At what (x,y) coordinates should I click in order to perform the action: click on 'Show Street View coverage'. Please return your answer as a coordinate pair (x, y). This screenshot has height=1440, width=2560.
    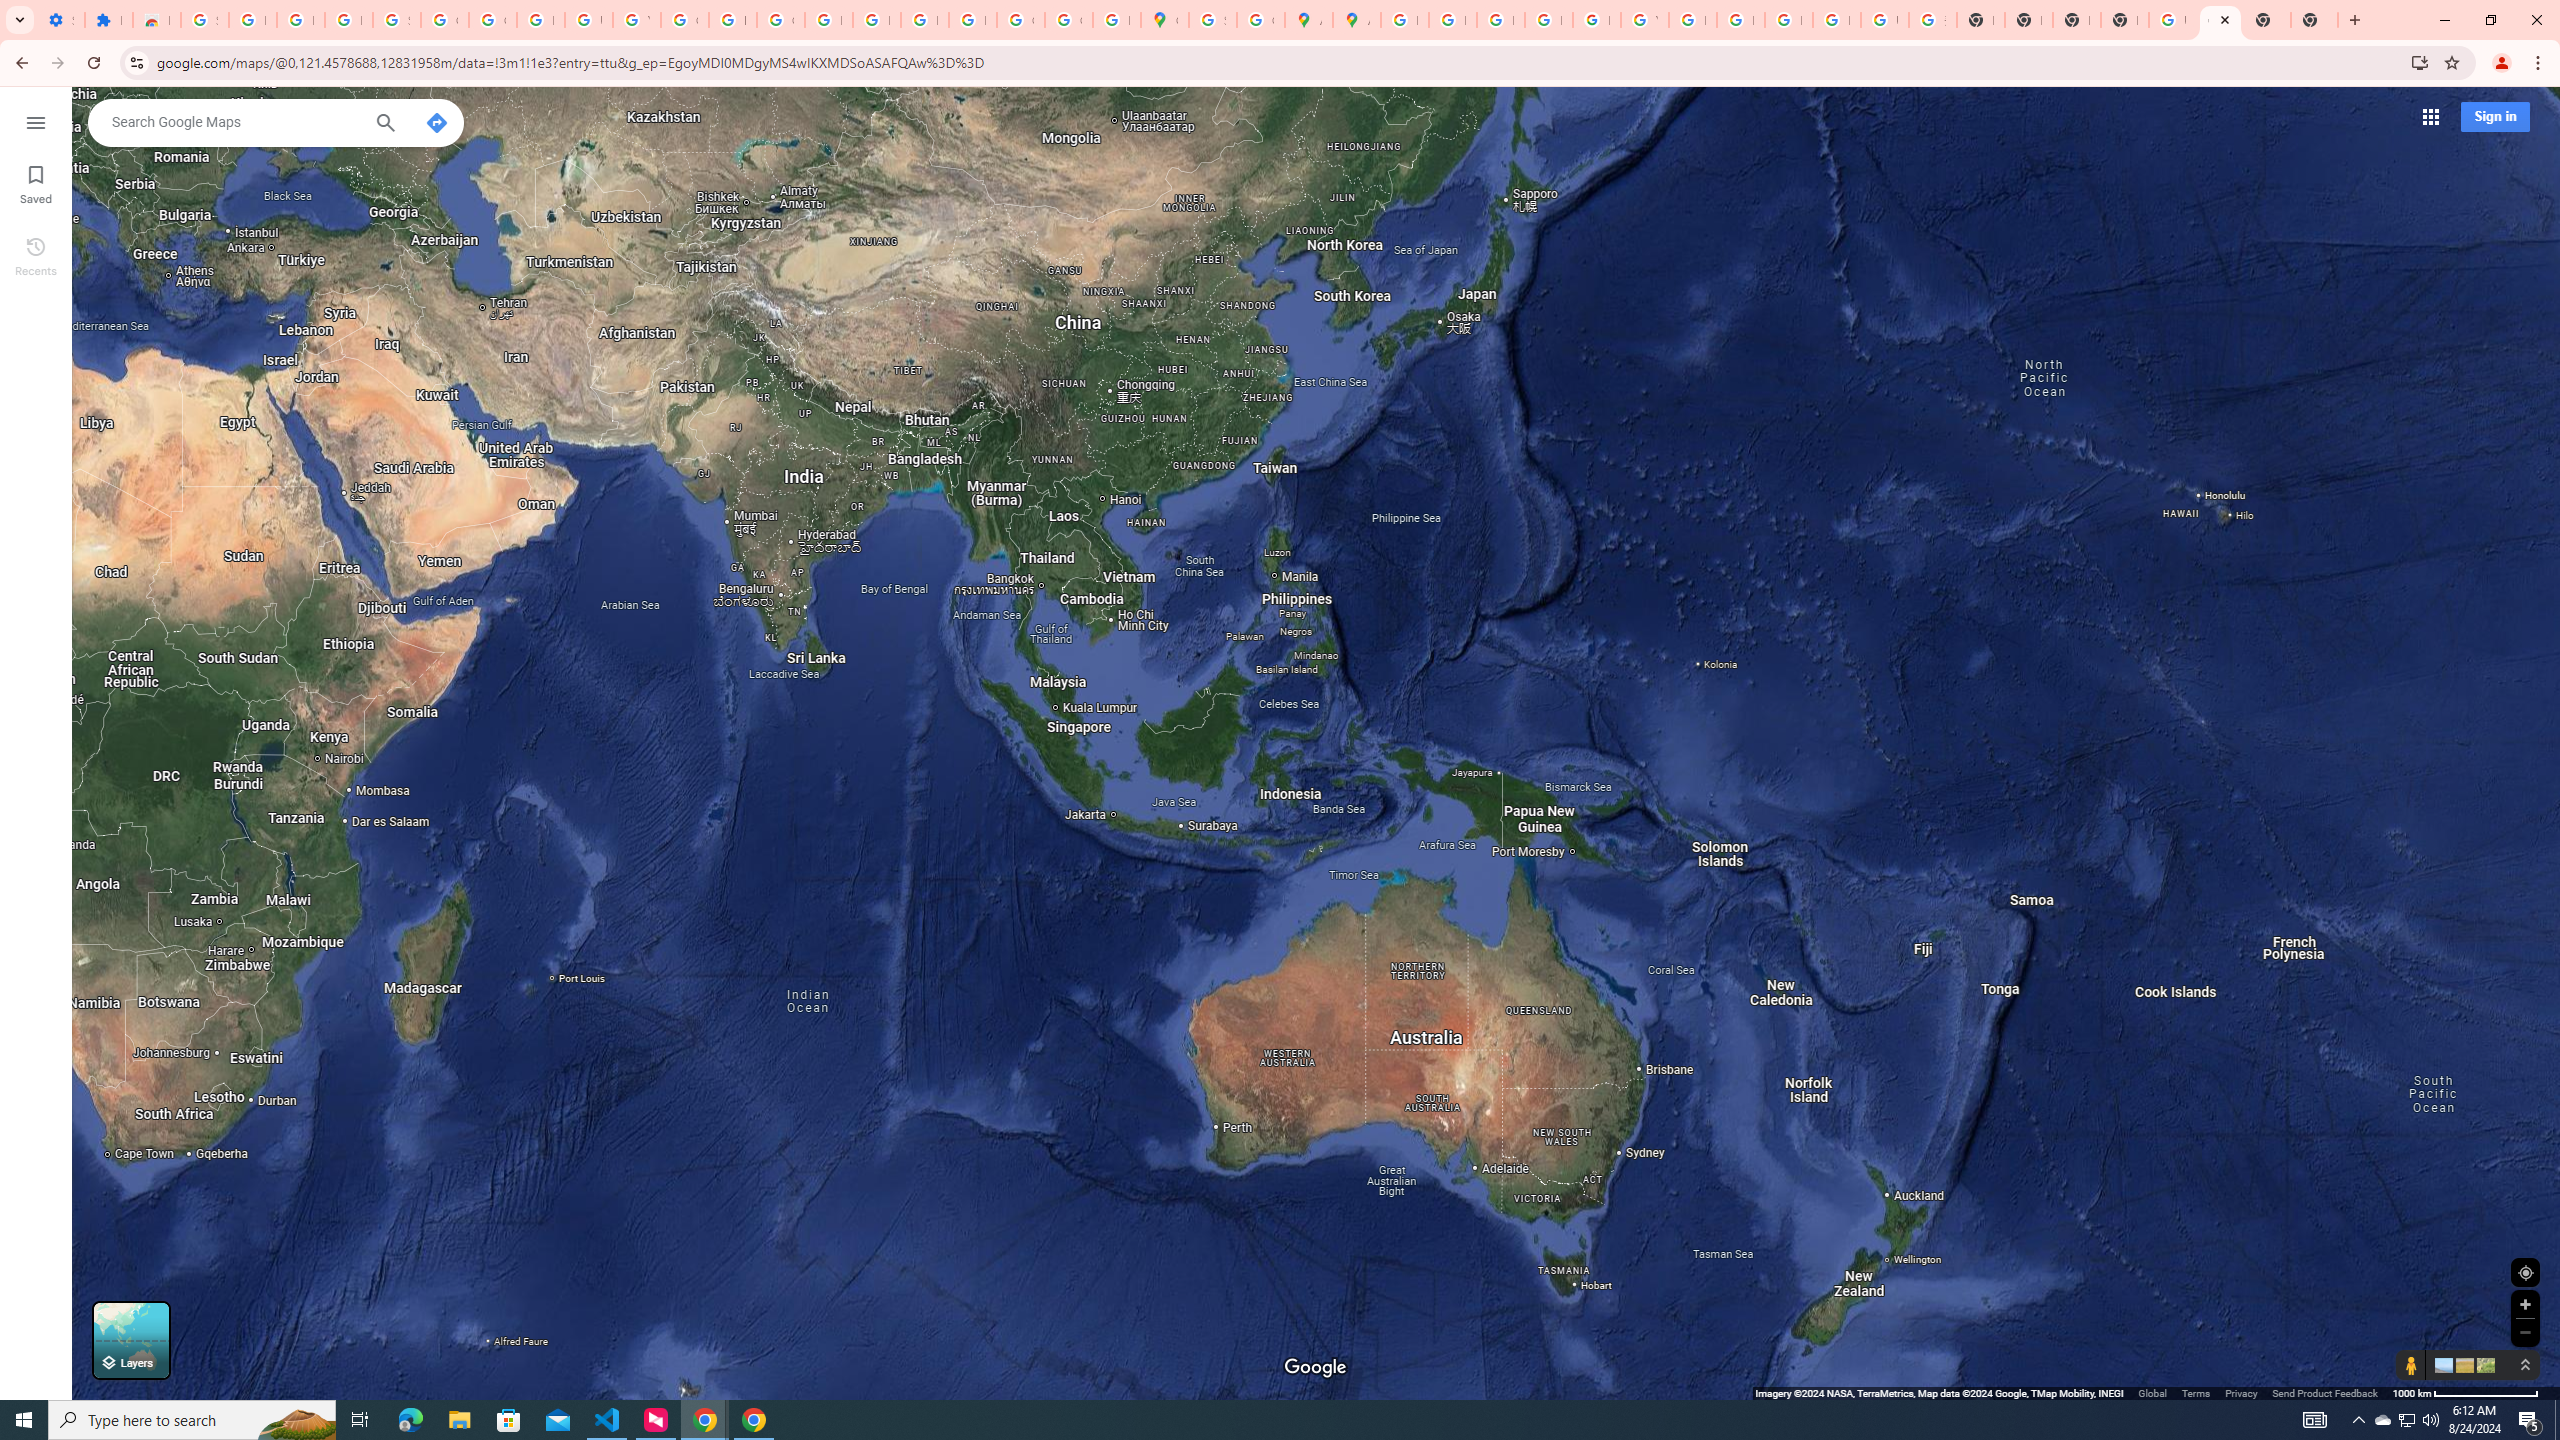
    Looking at the image, I should click on (2410, 1364).